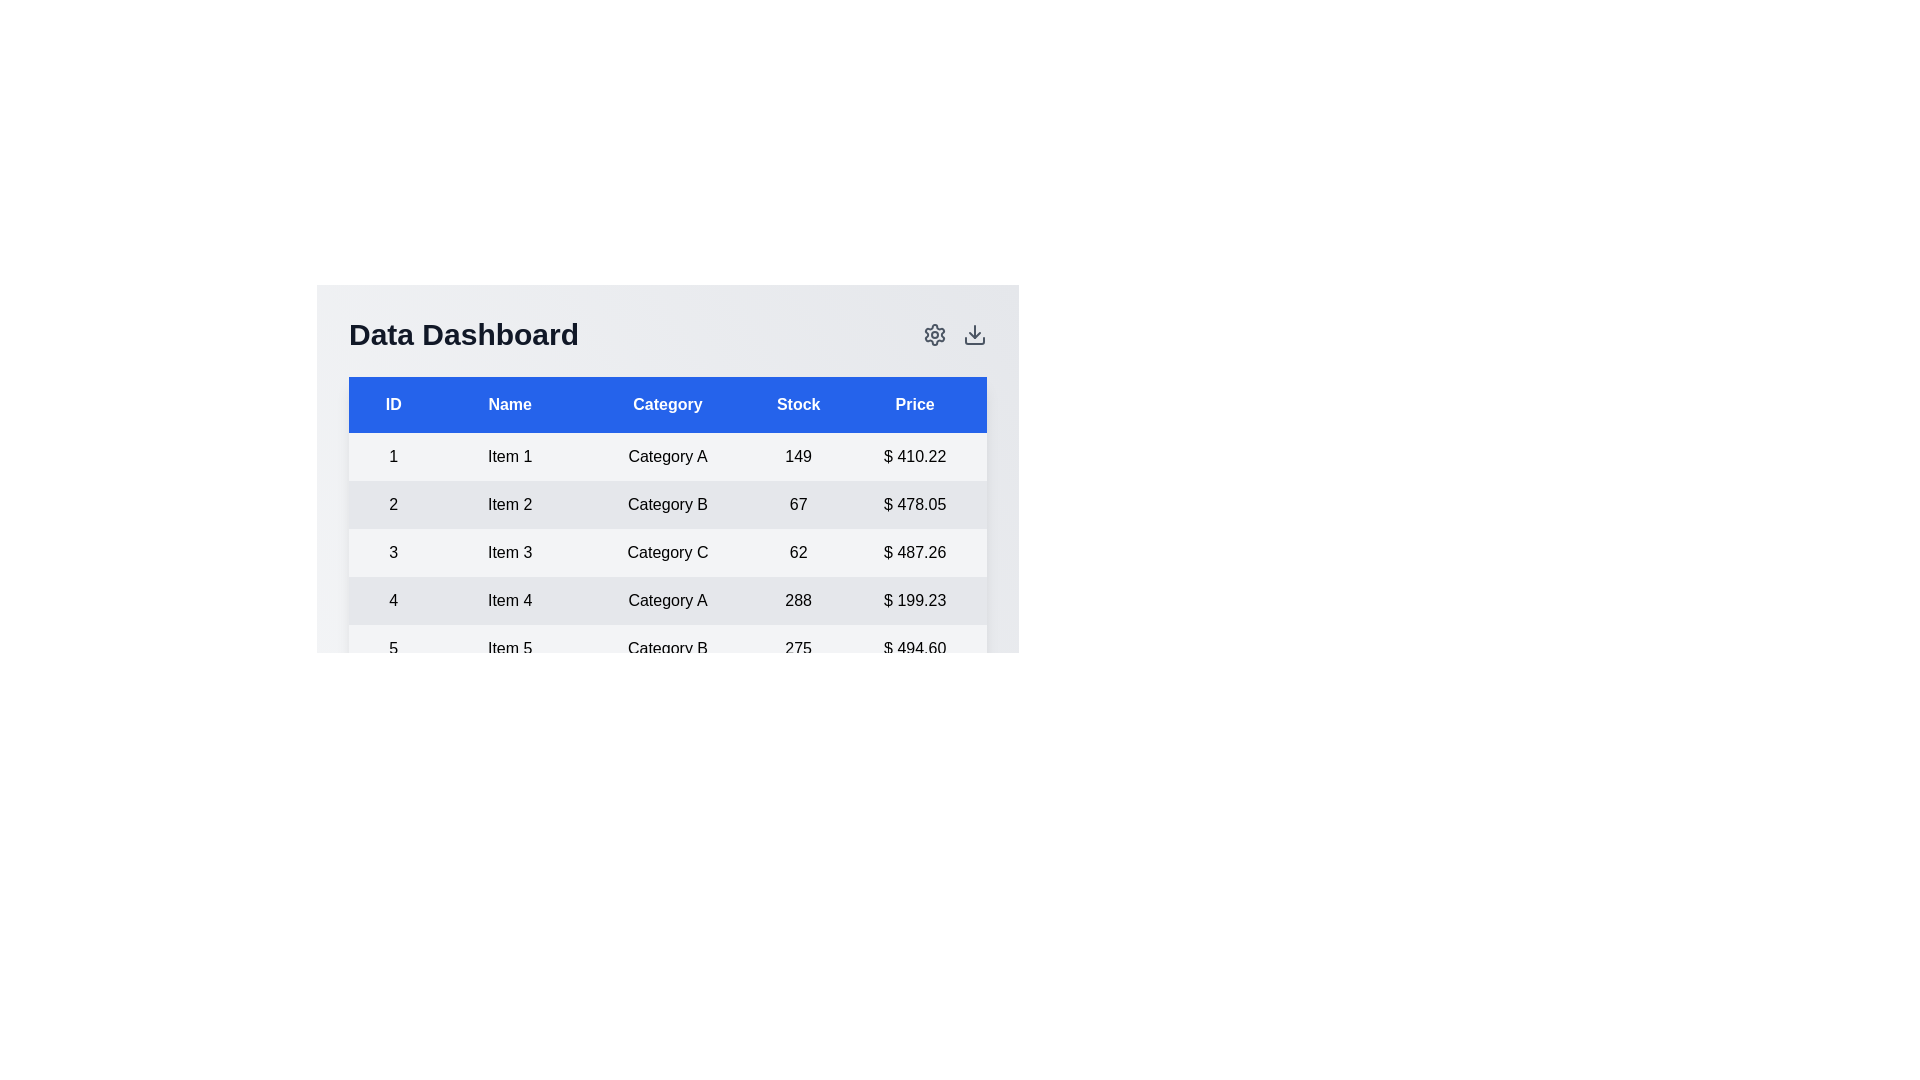 The image size is (1920, 1080). What do you see at coordinates (393, 405) in the screenshot?
I see `the column header to sort the table by ID` at bounding box center [393, 405].